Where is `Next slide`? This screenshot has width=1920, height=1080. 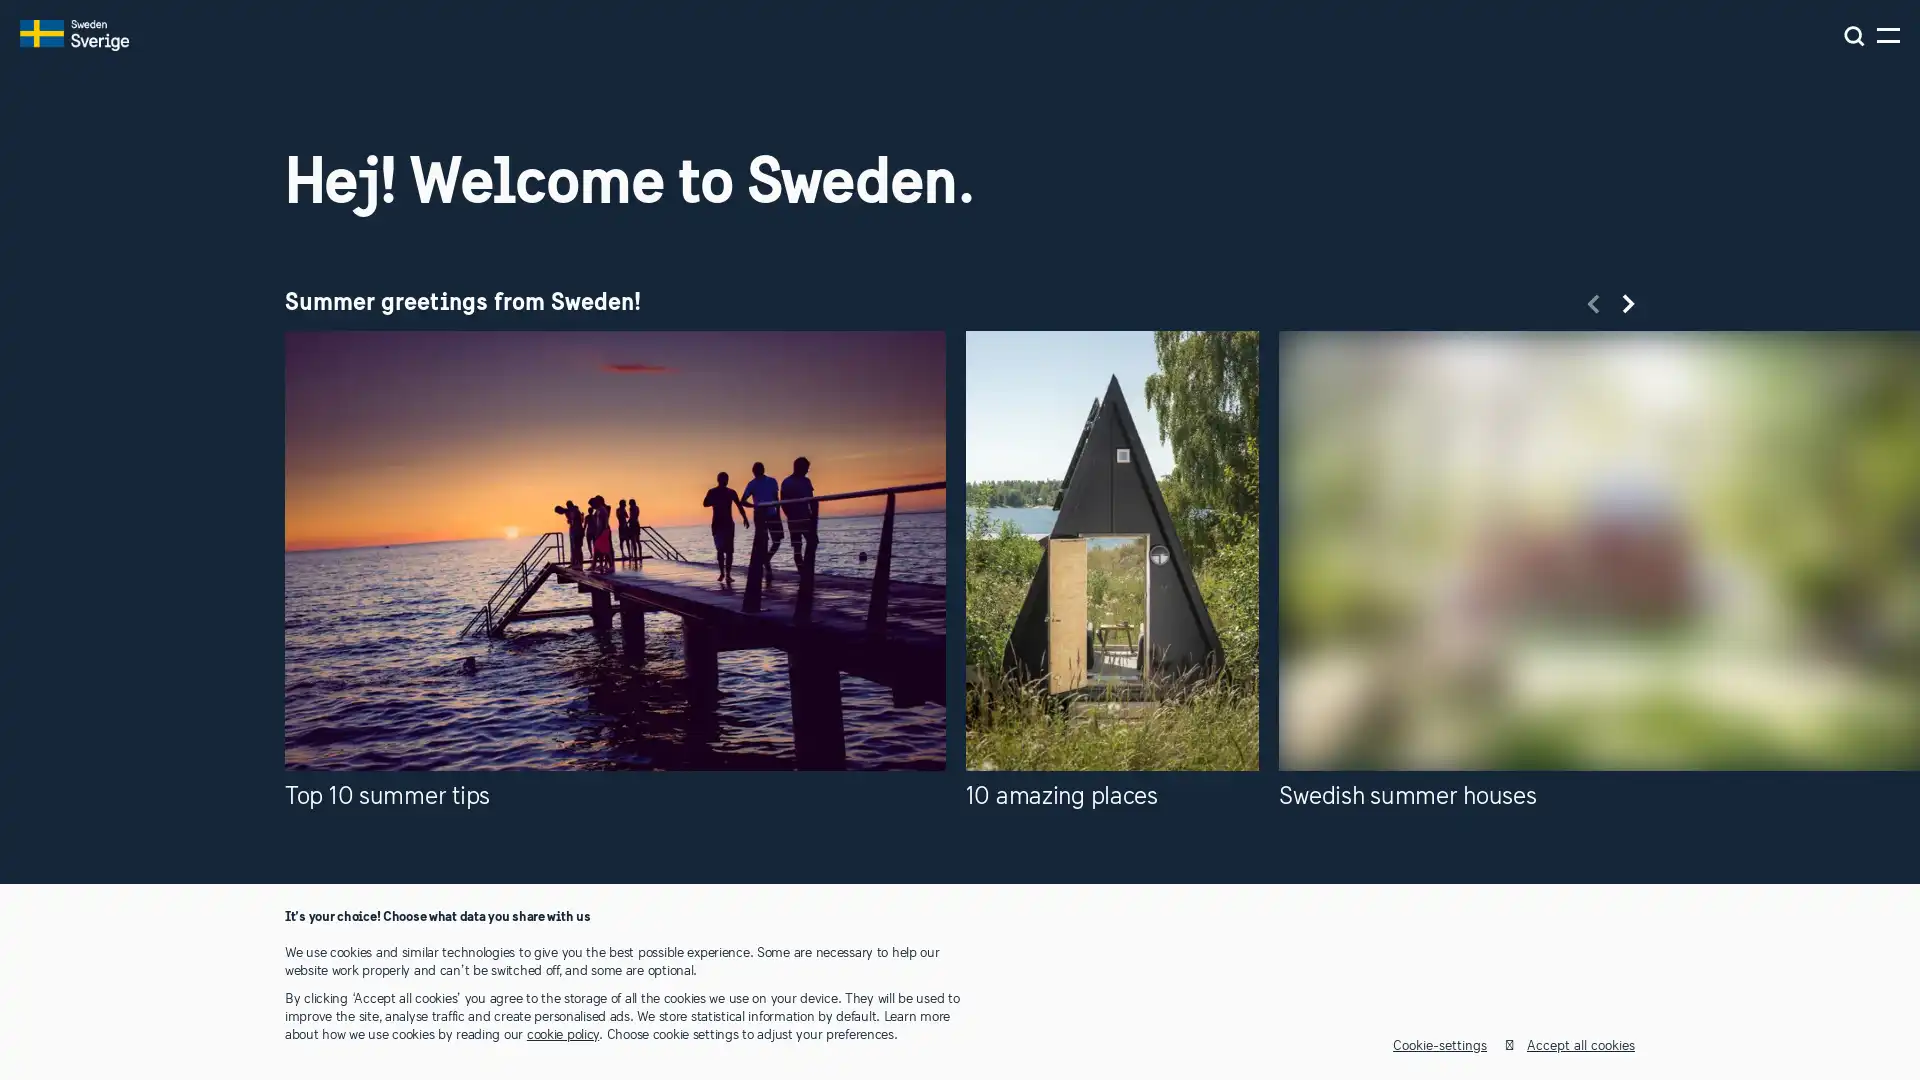
Next slide is located at coordinates (1628, 894).